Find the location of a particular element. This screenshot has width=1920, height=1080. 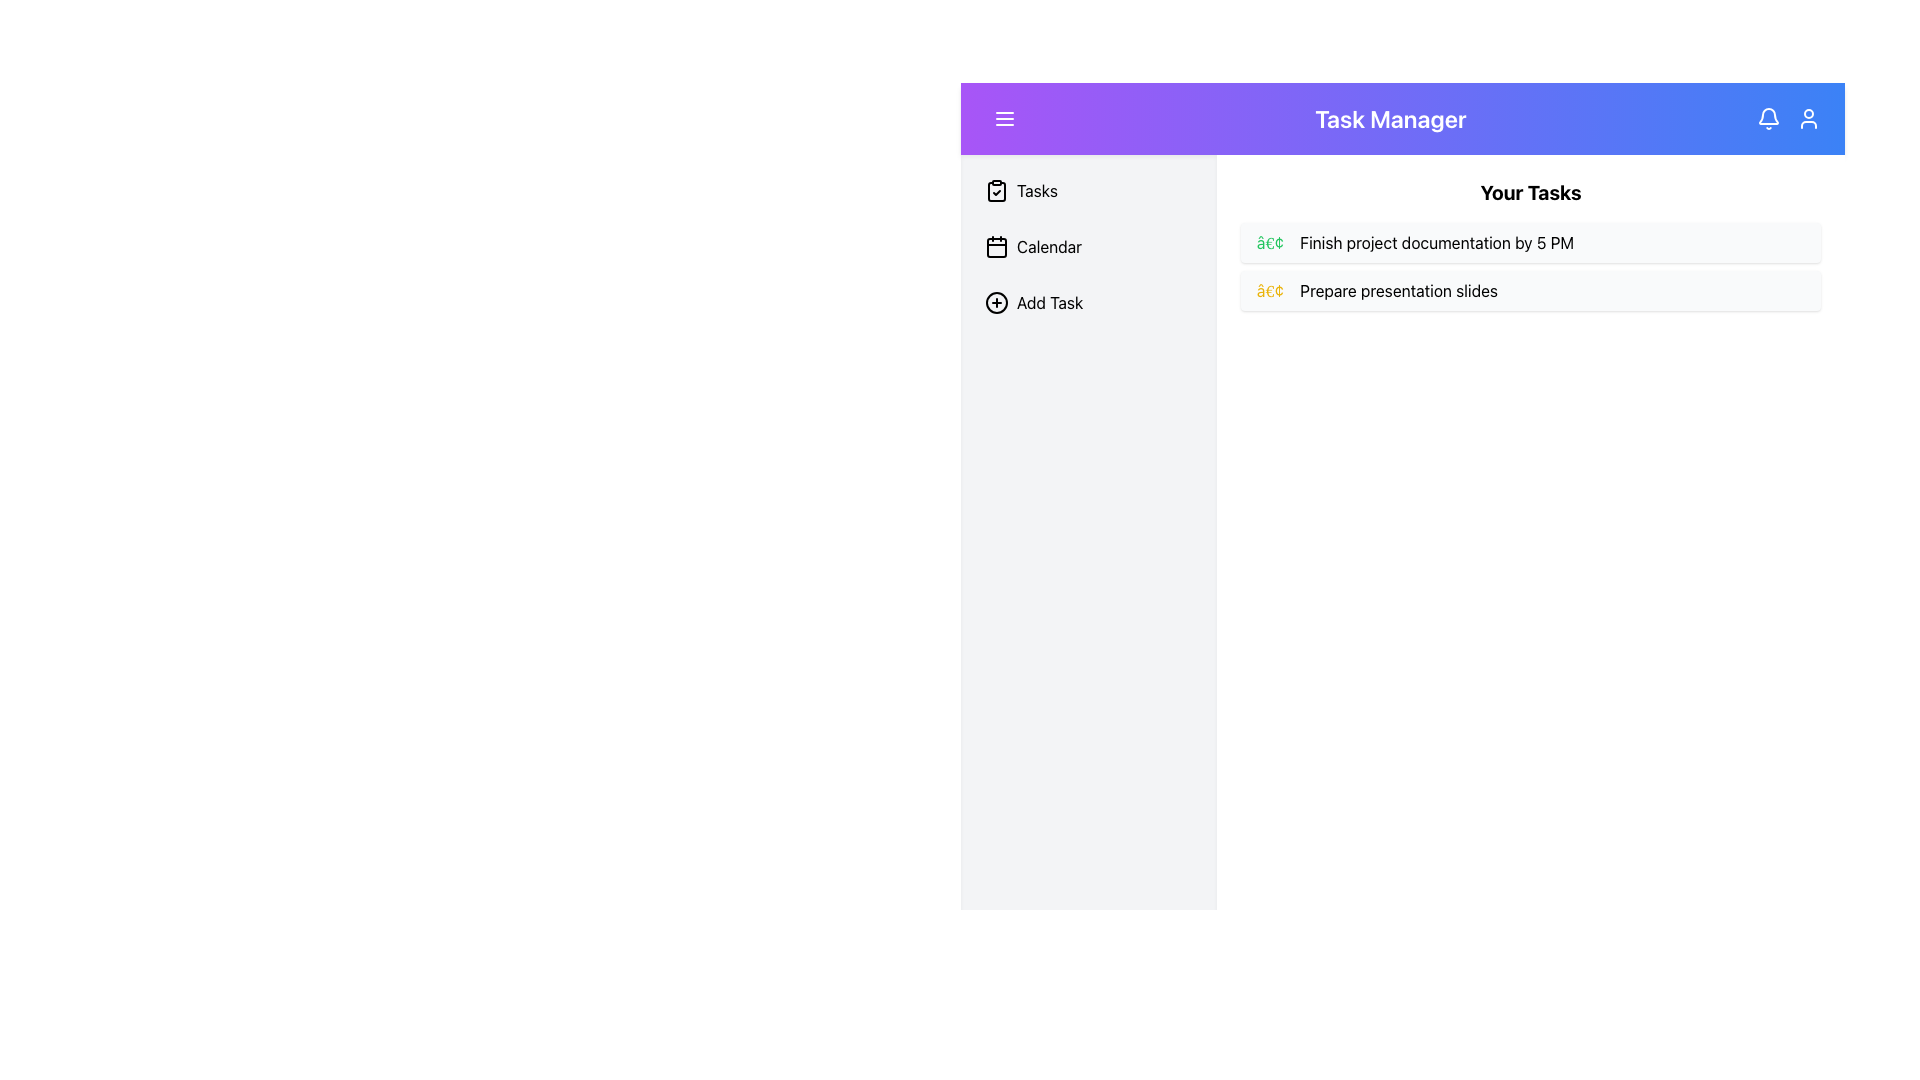

the 'Tasks' menu item icon located at the top left of the sidebar panel is located at coordinates (997, 192).